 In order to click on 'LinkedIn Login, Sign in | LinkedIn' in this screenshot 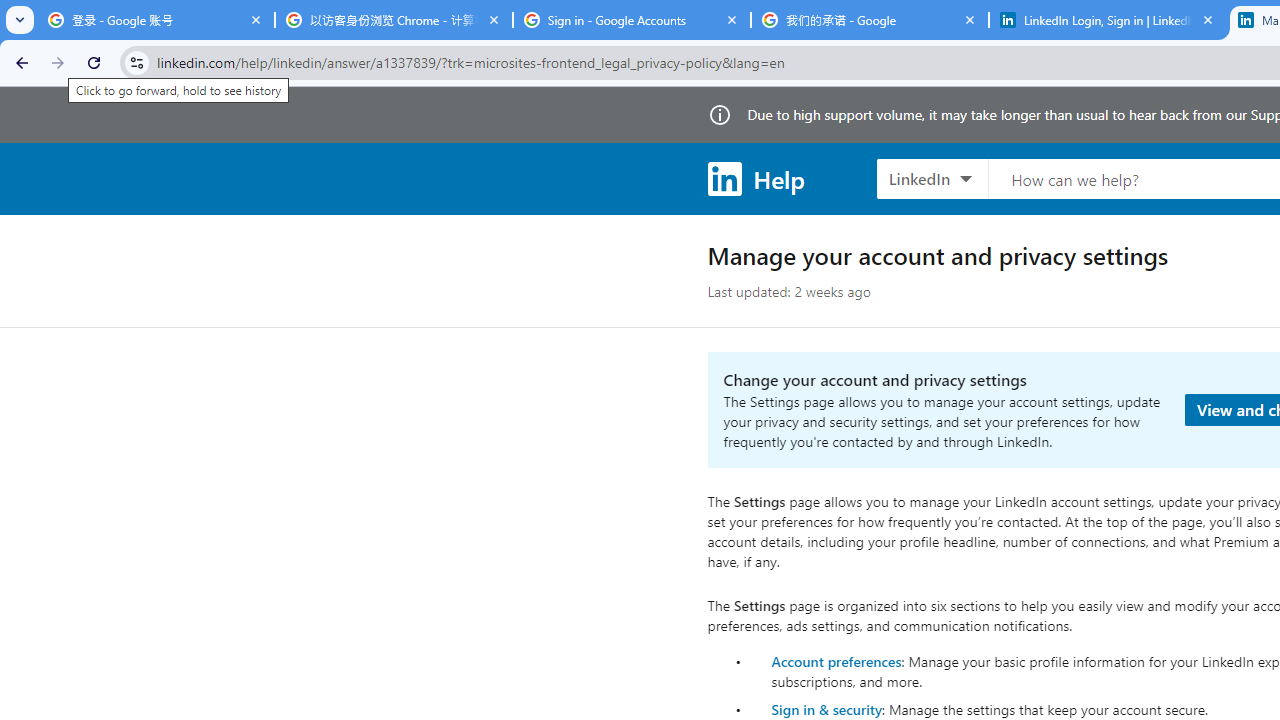, I will do `click(1107, 20)`.